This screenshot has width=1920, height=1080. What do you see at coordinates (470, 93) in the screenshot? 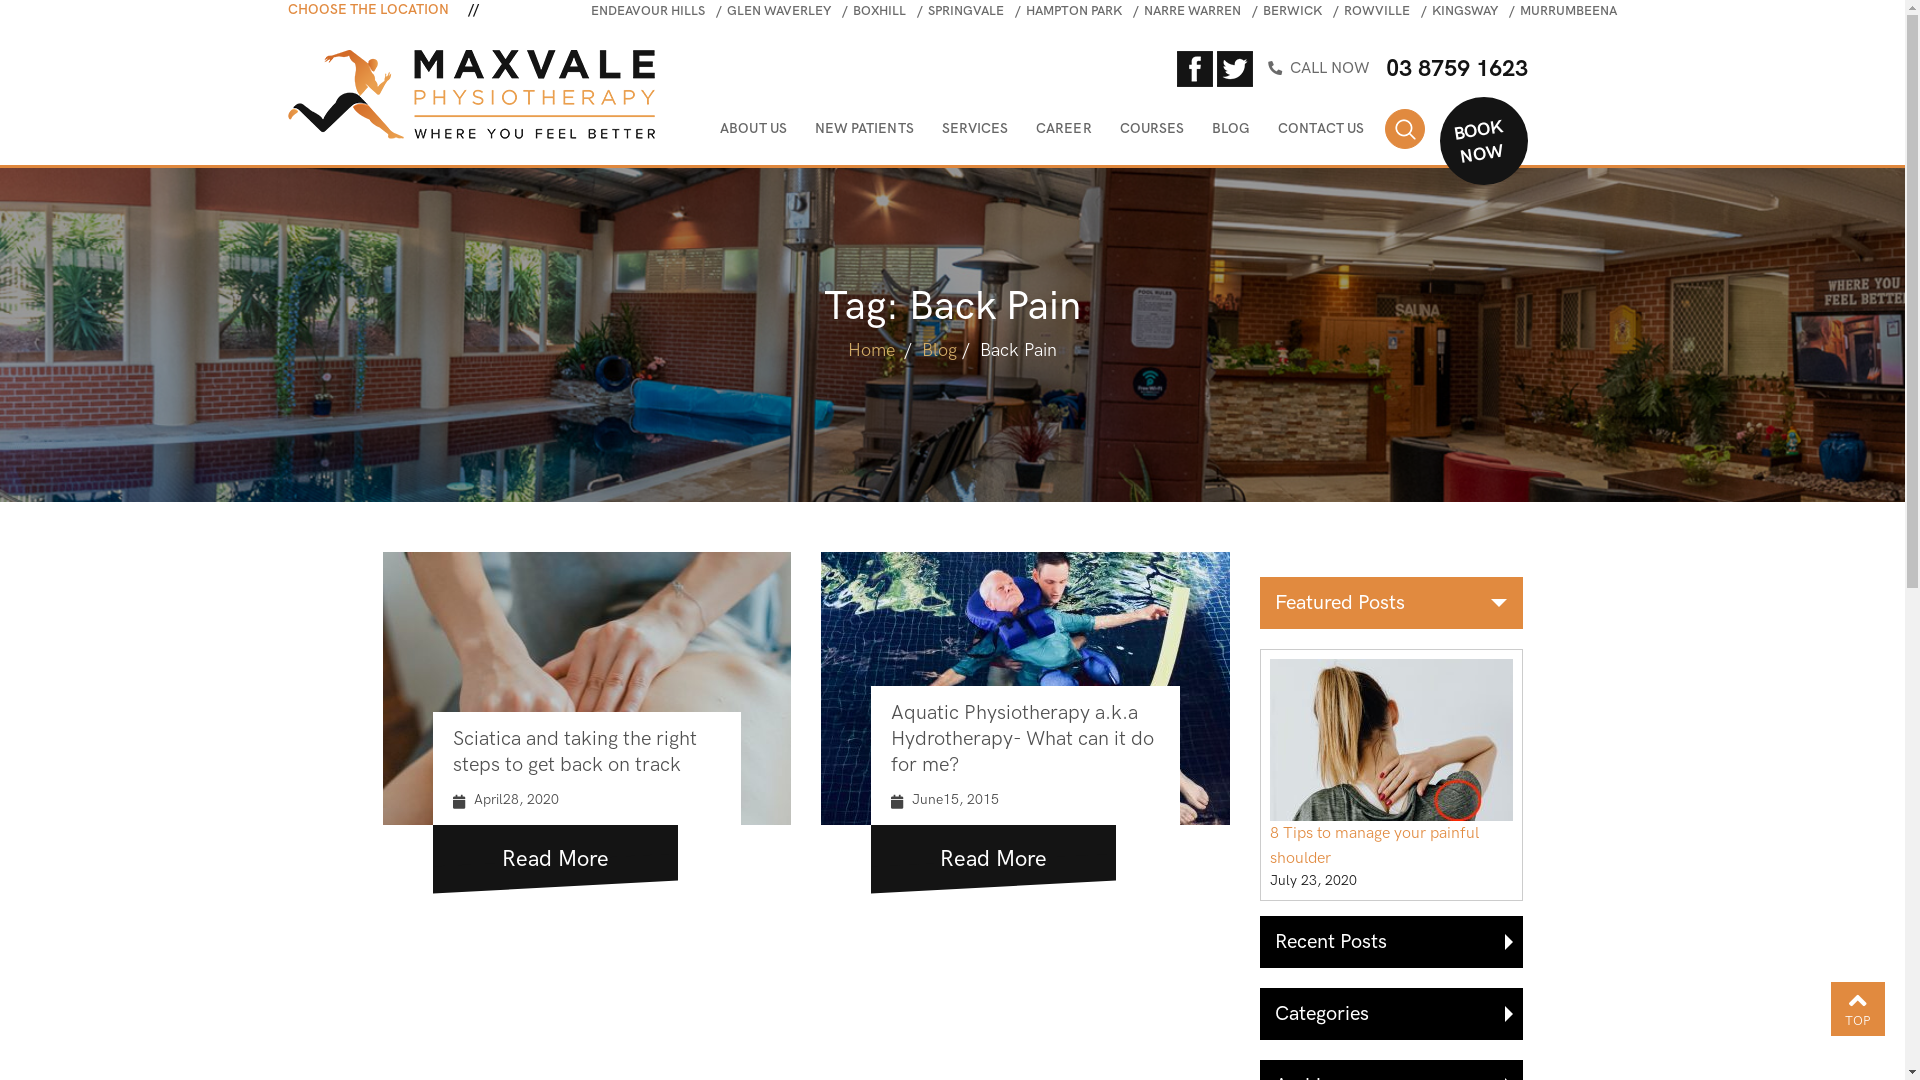
I see `'Maxvale Physiotherapy'` at bounding box center [470, 93].